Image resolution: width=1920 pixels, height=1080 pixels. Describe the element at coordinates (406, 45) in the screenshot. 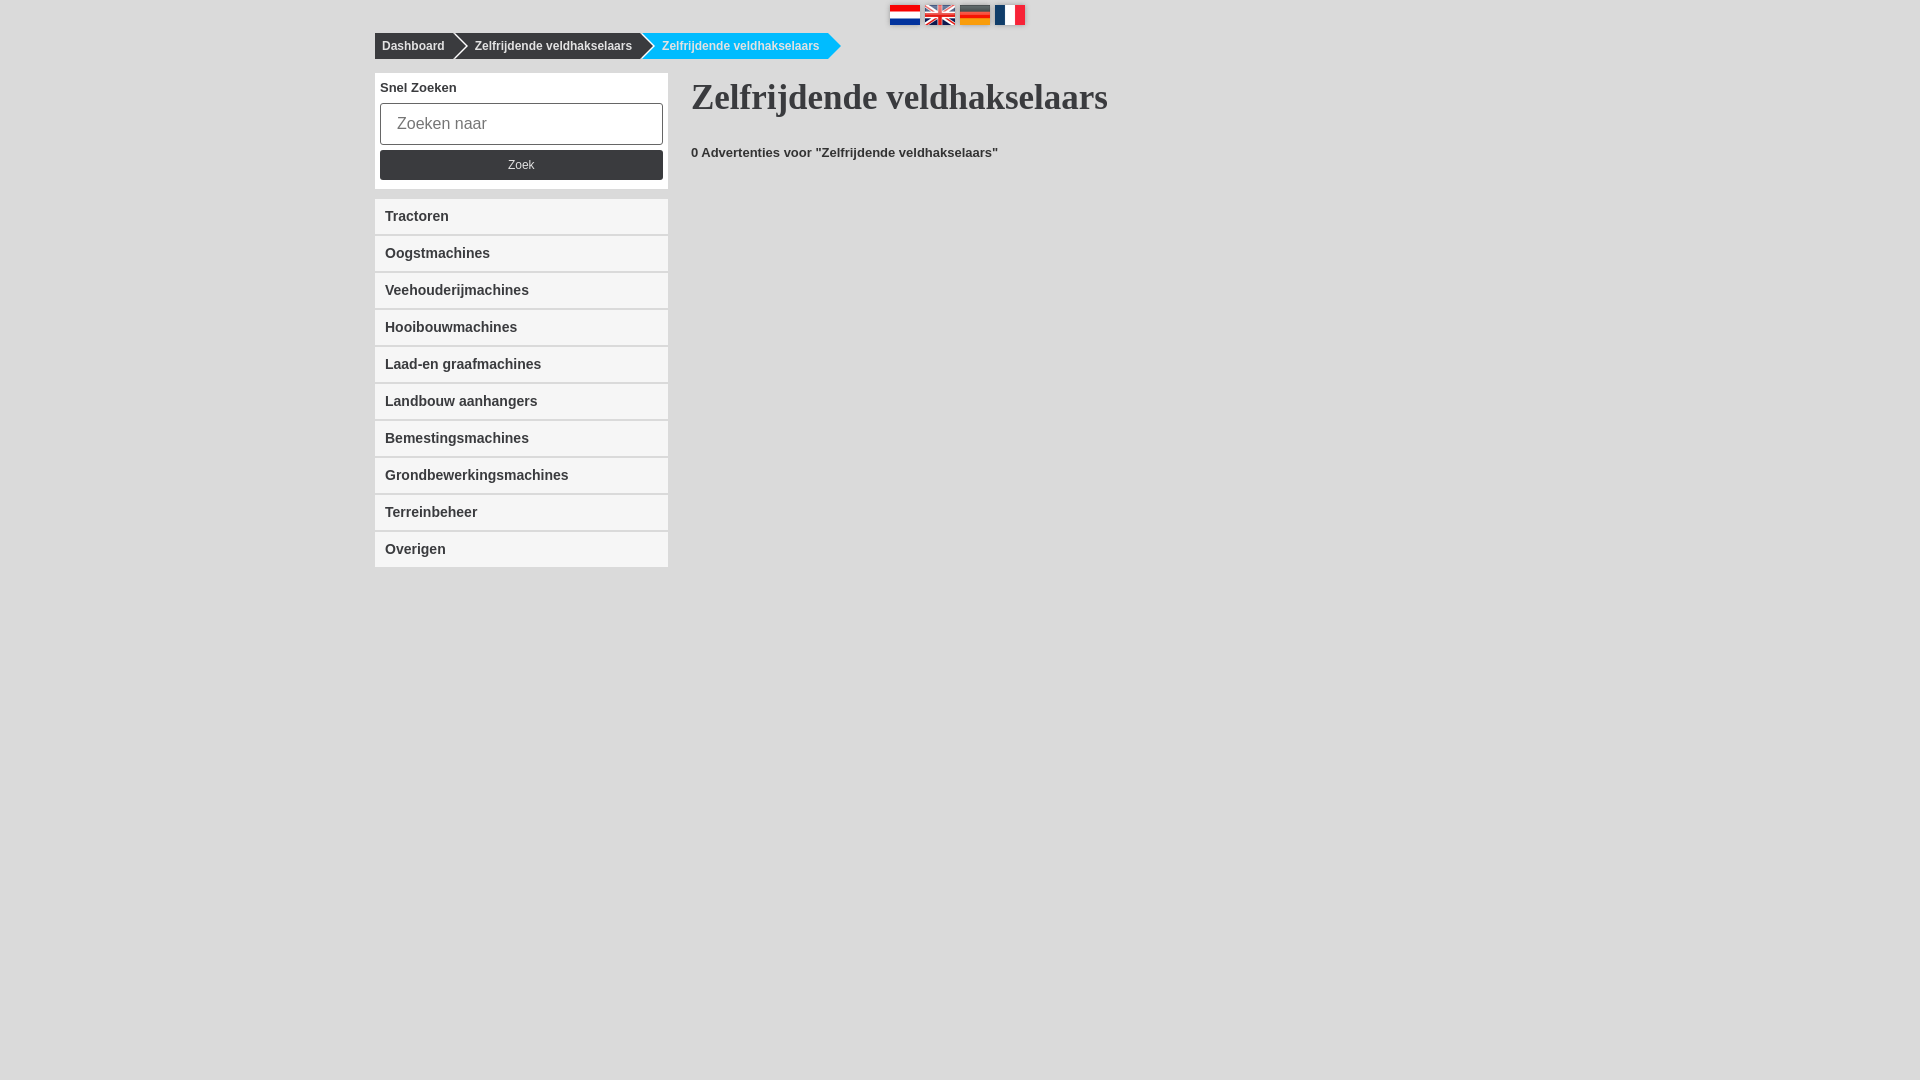

I see `'Dashboard'` at that location.